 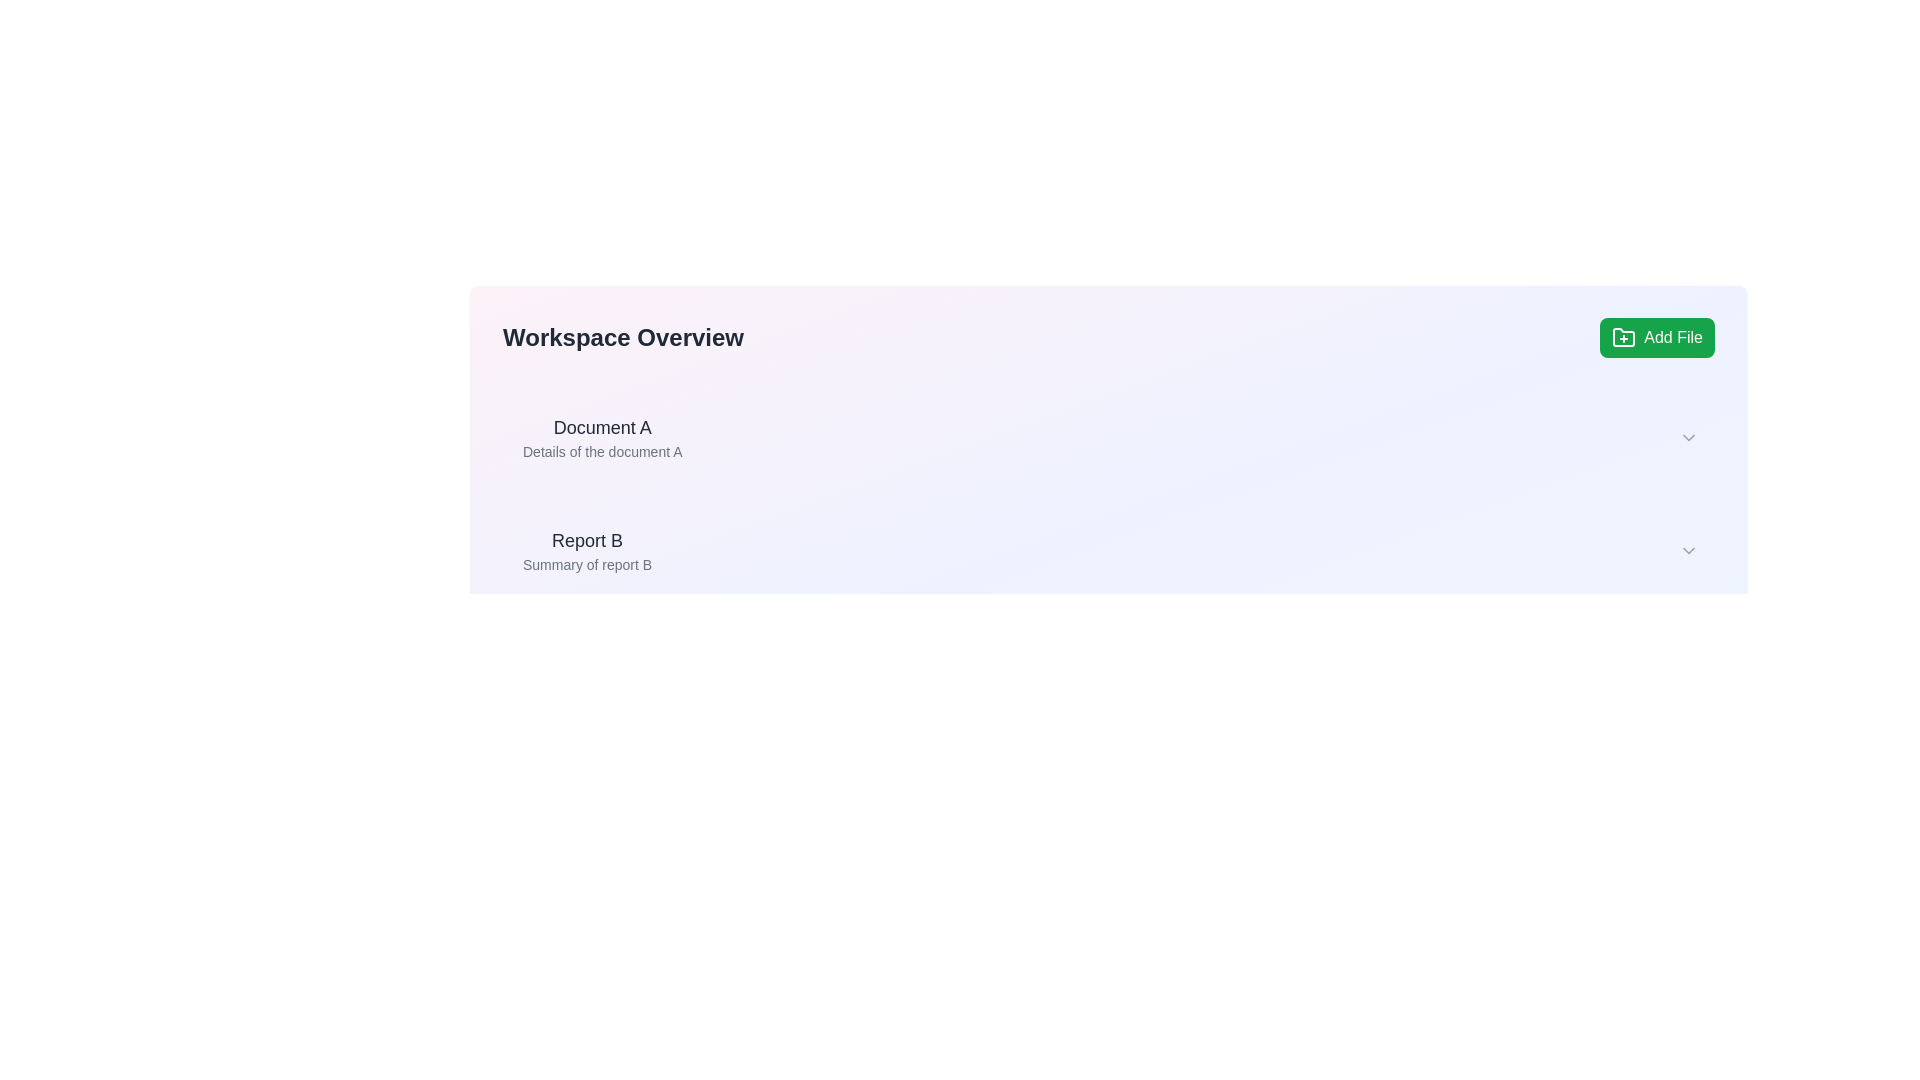 What do you see at coordinates (1624, 336) in the screenshot?
I see `the folder icon located within the green 'Add File' button in the top-right section of the interface` at bounding box center [1624, 336].